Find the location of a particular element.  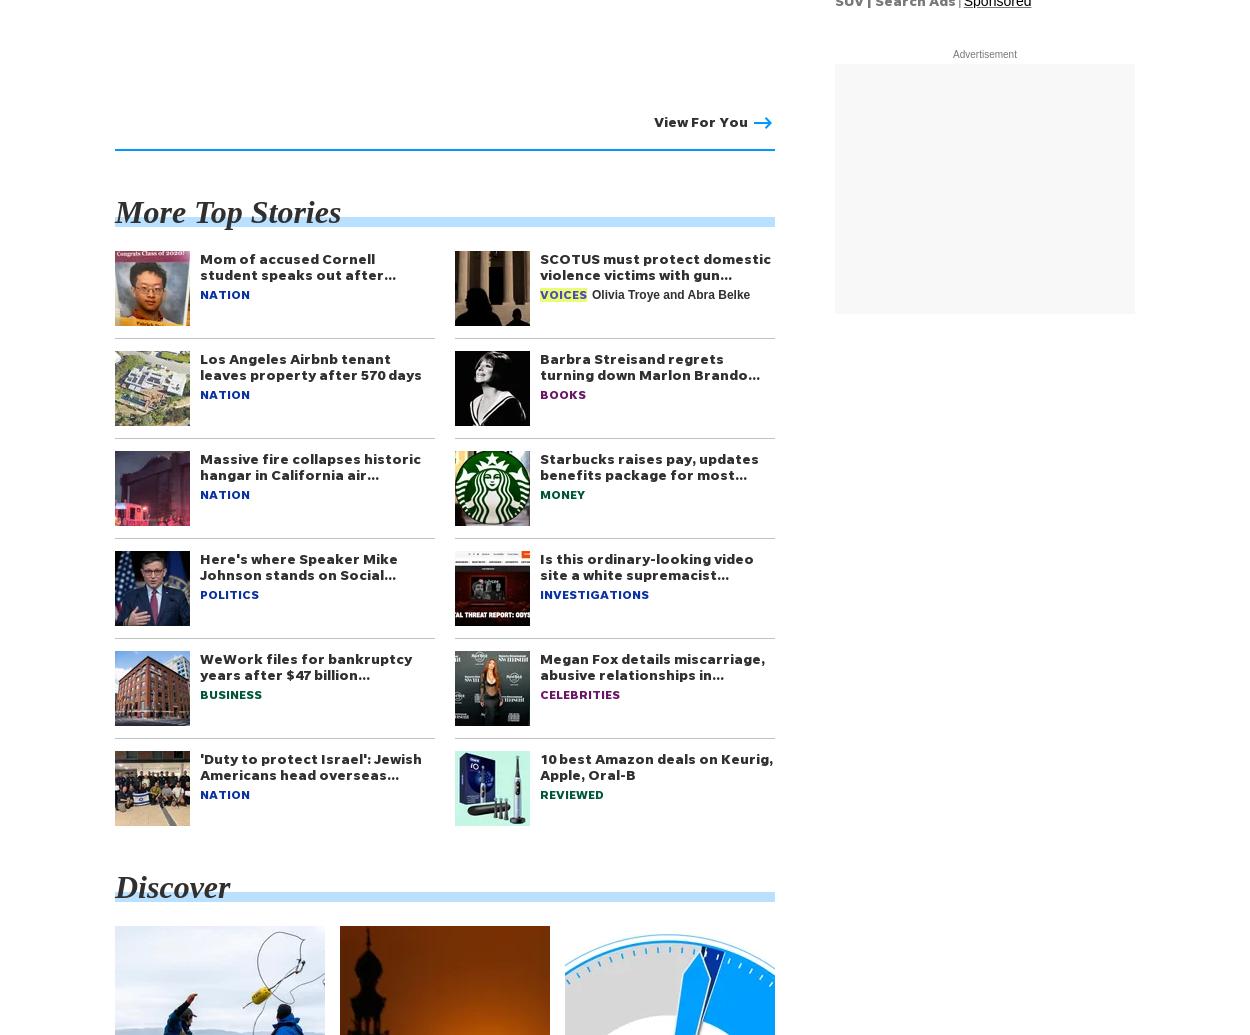

'Massive fire collapses historic hangar in California air…' is located at coordinates (310, 466).